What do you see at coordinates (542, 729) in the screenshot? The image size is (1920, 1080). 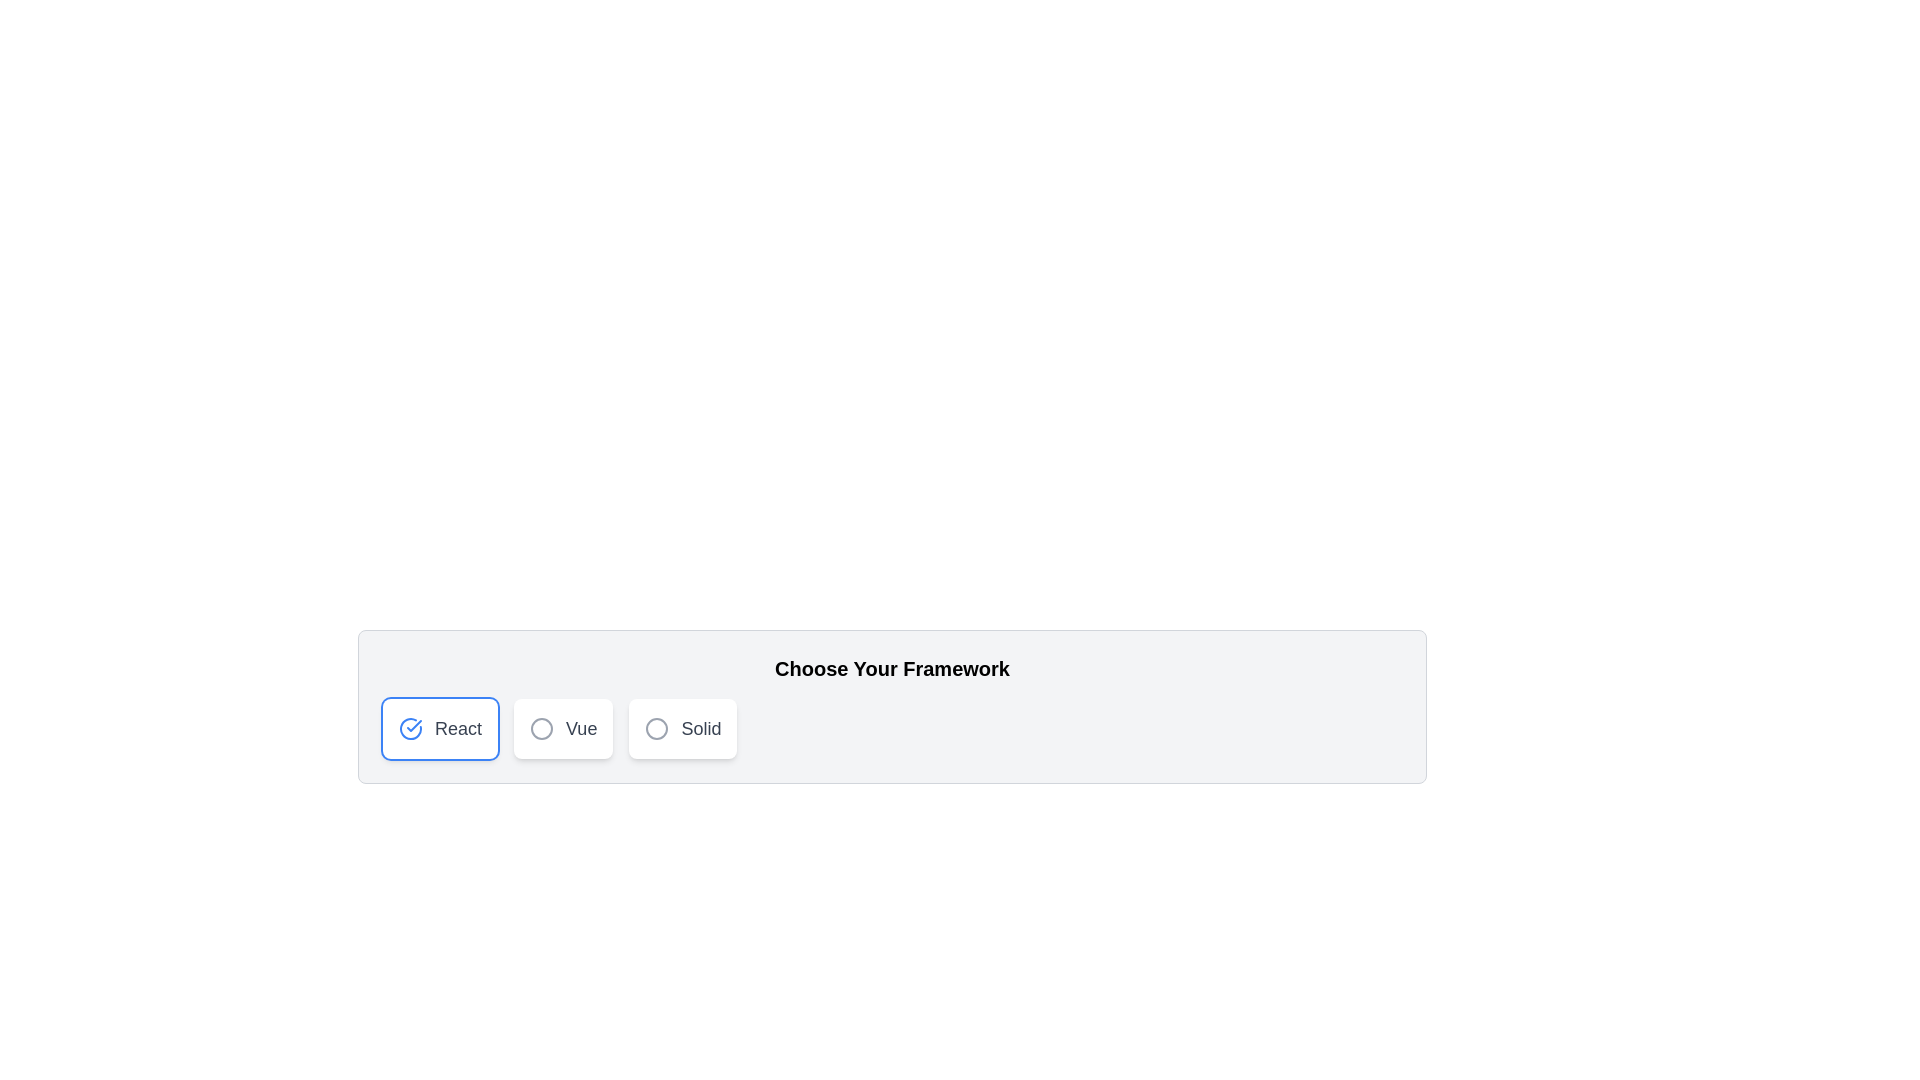 I see `the circular icon with a gray stroke located within the 'Vue' option, positioned to the left of the 'Vue' label` at bounding box center [542, 729].